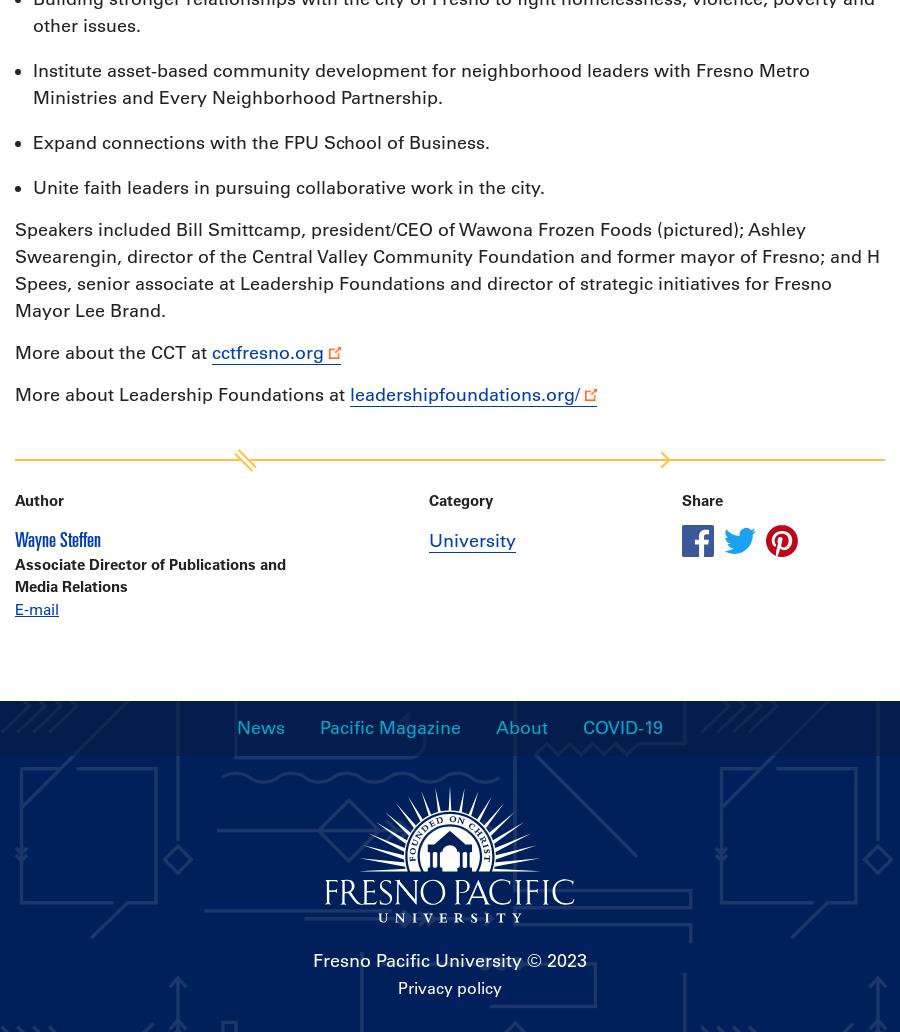 This screenshot has width=900, height=1032. Describe the element at coordinates (583, 726) in the screenshot. I see `'COVID-19'` at that location.